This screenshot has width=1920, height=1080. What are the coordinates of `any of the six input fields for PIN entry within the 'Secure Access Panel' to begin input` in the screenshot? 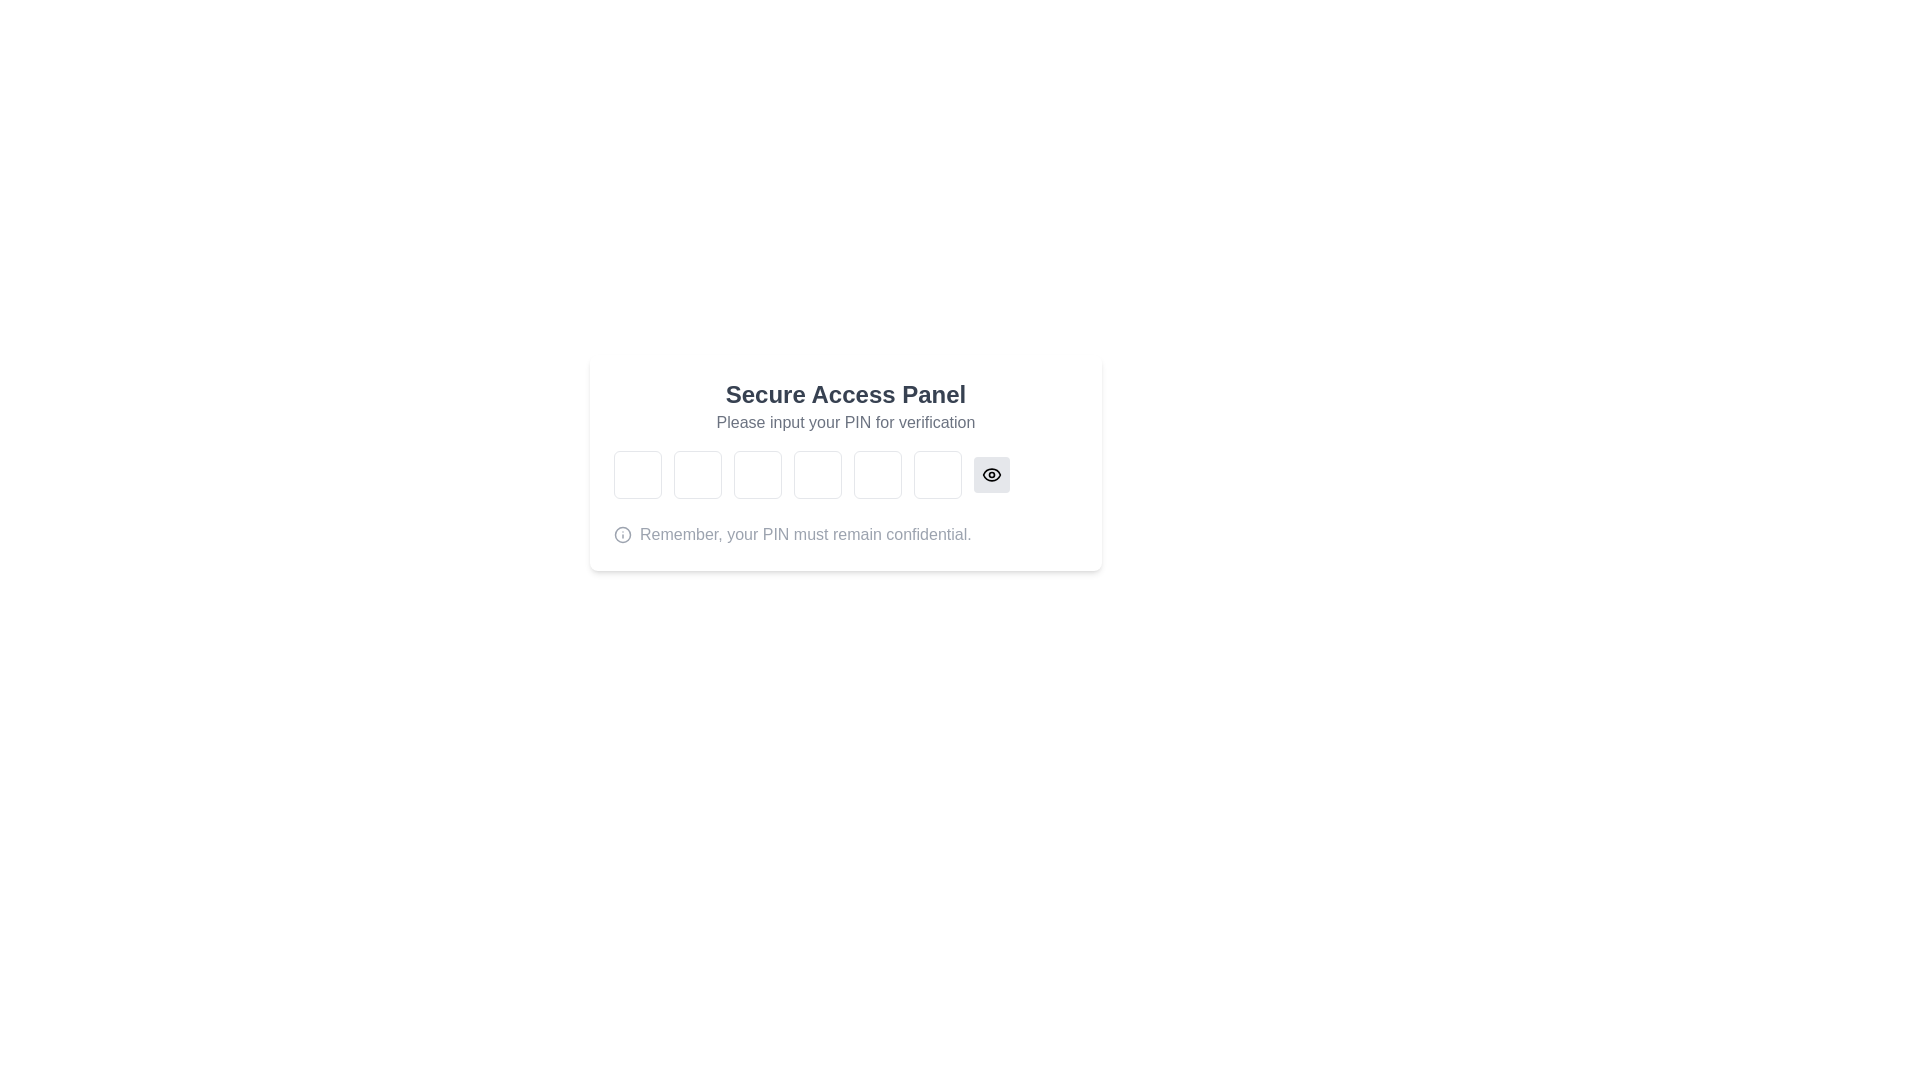 It's located at (845, 474).